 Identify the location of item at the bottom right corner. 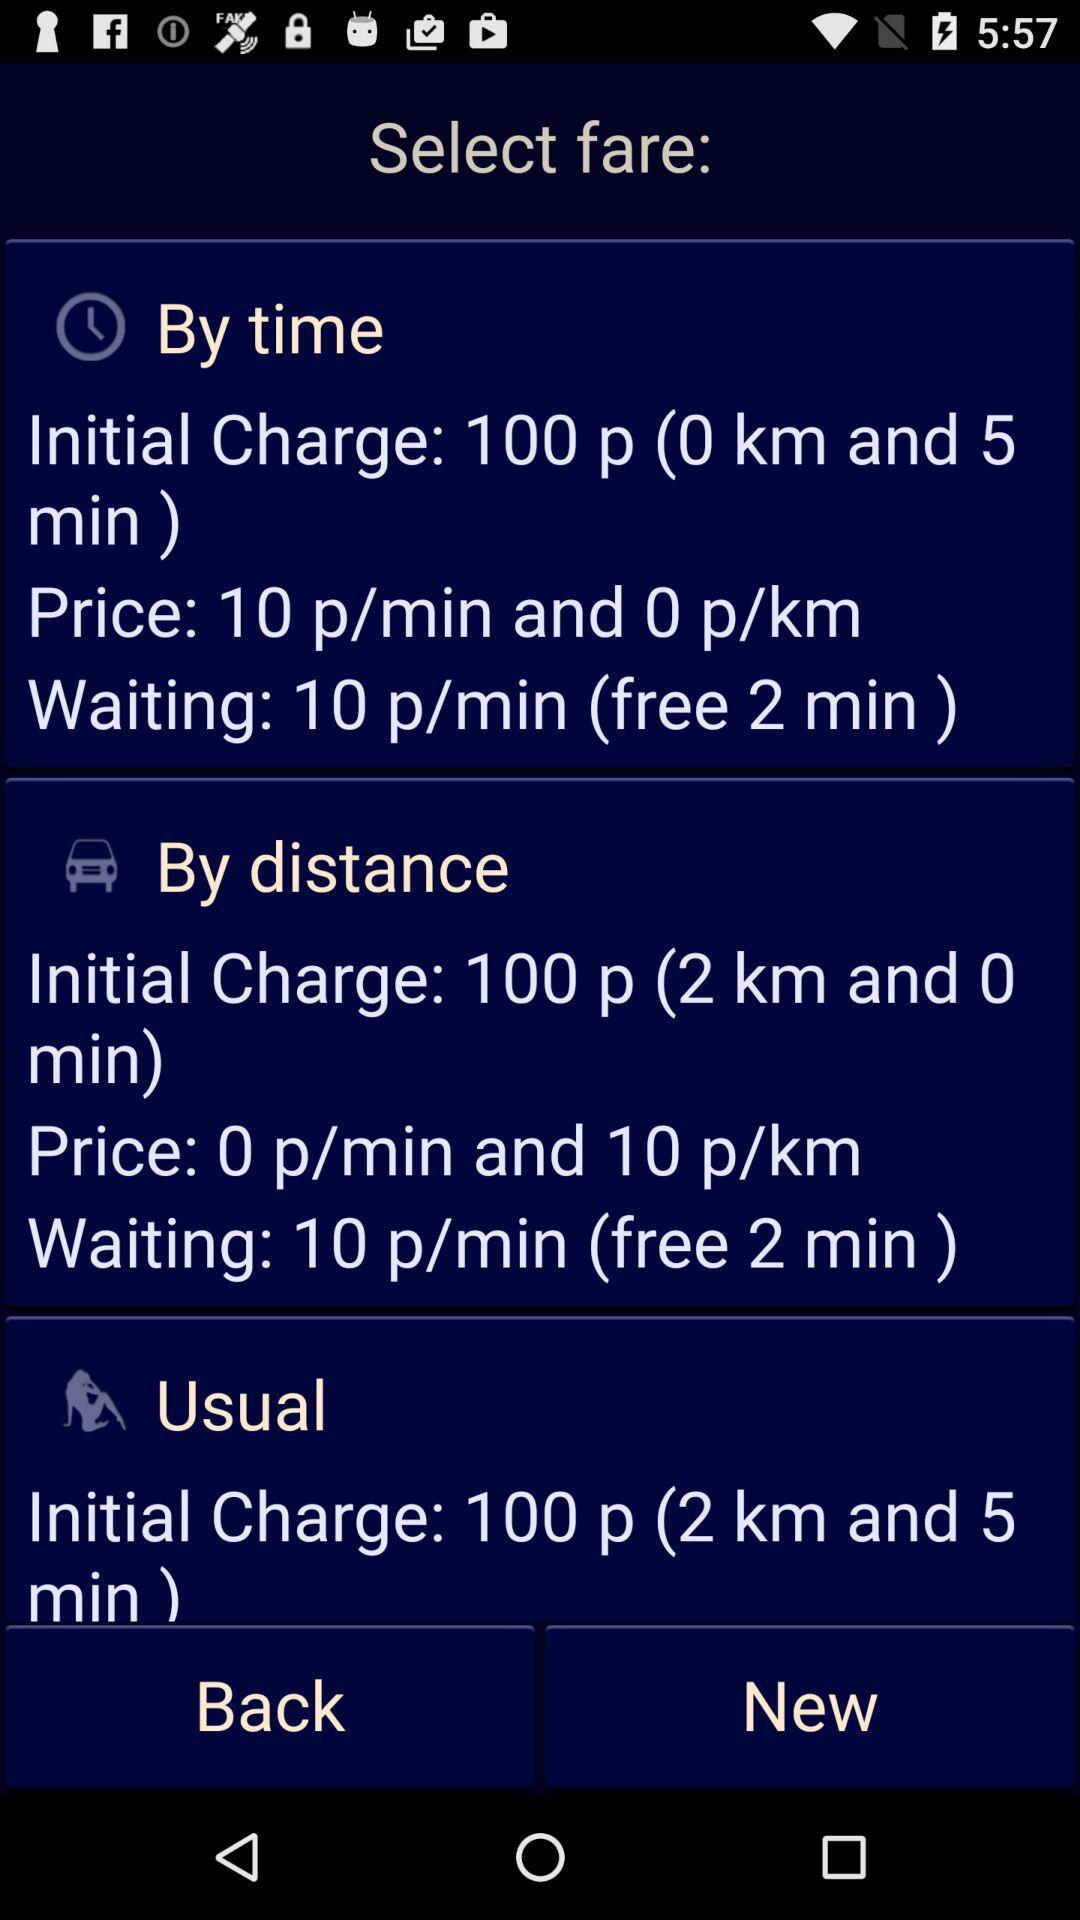
(810, 1706).